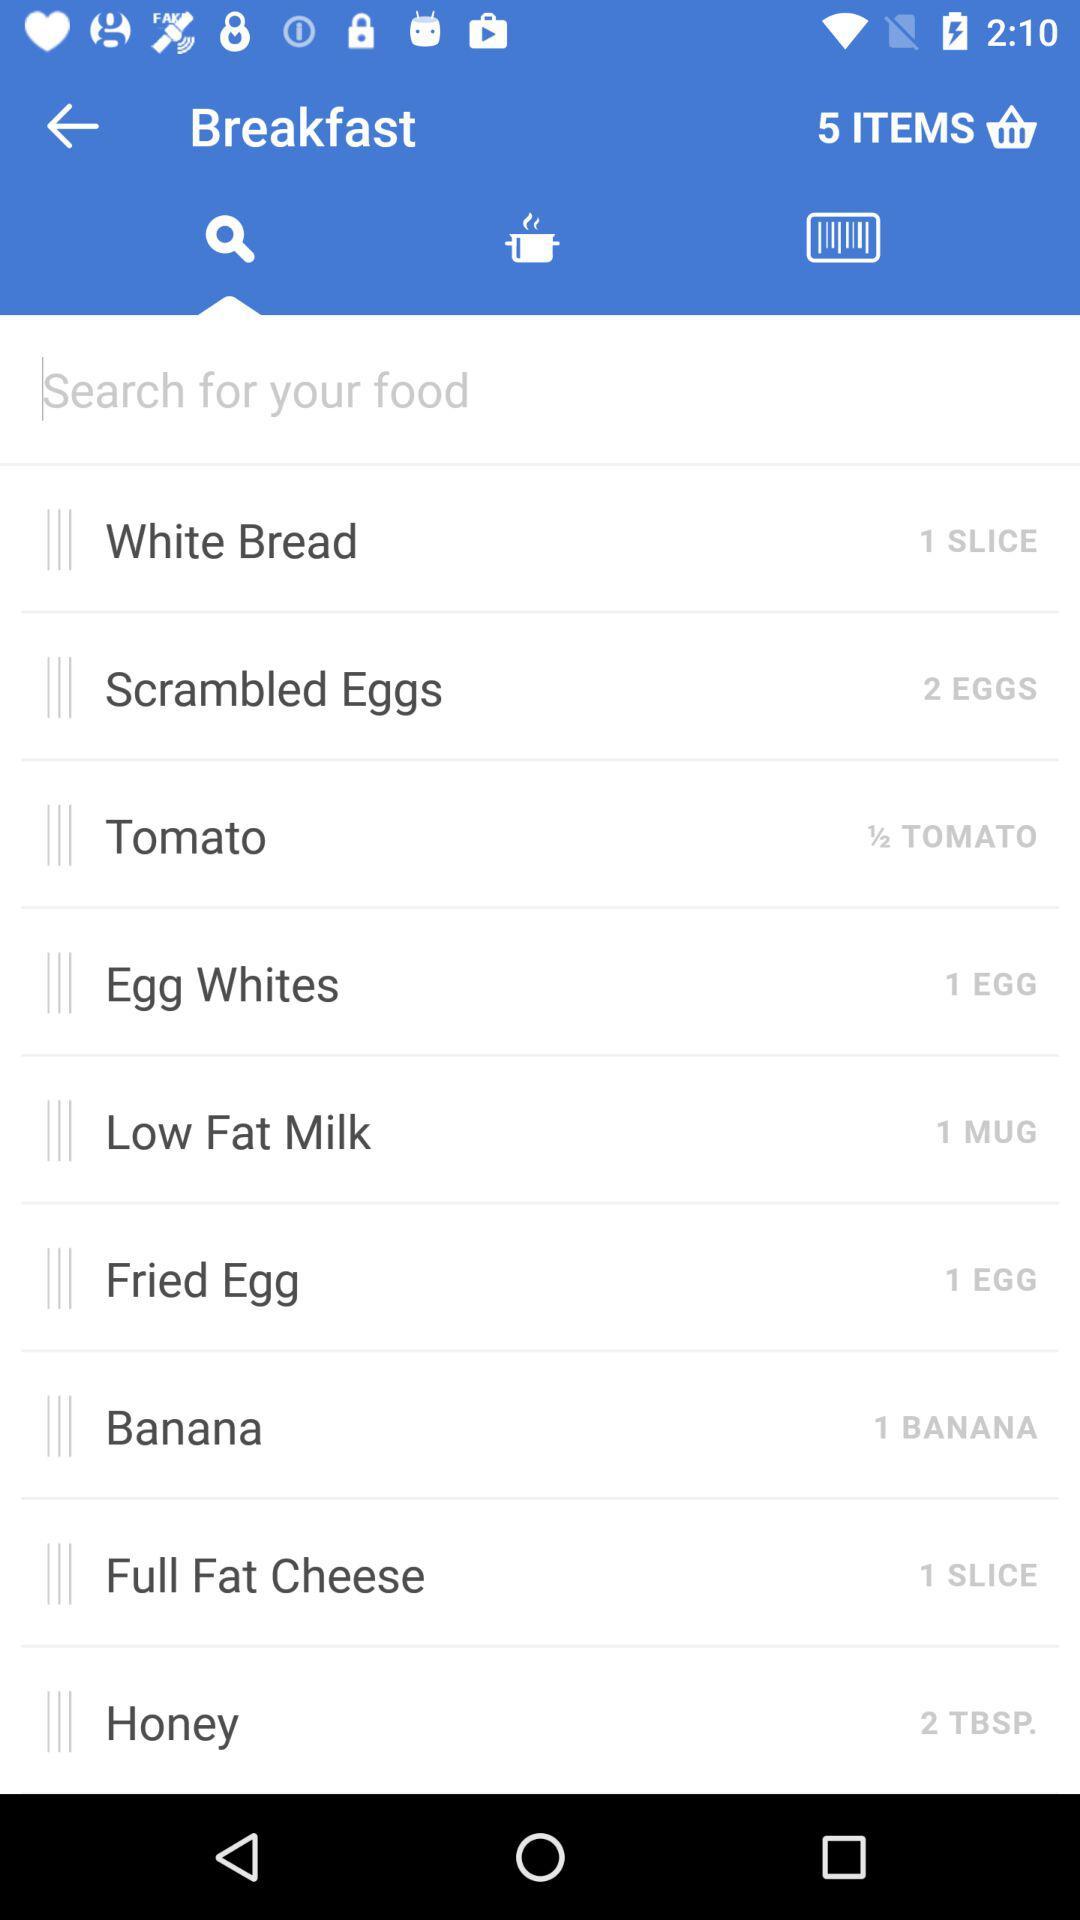 This screenshot has width=1080, height=1920. Describe the element at coordinates (508, 1130) in the screenshot. I see `low fat milk item` at that location.